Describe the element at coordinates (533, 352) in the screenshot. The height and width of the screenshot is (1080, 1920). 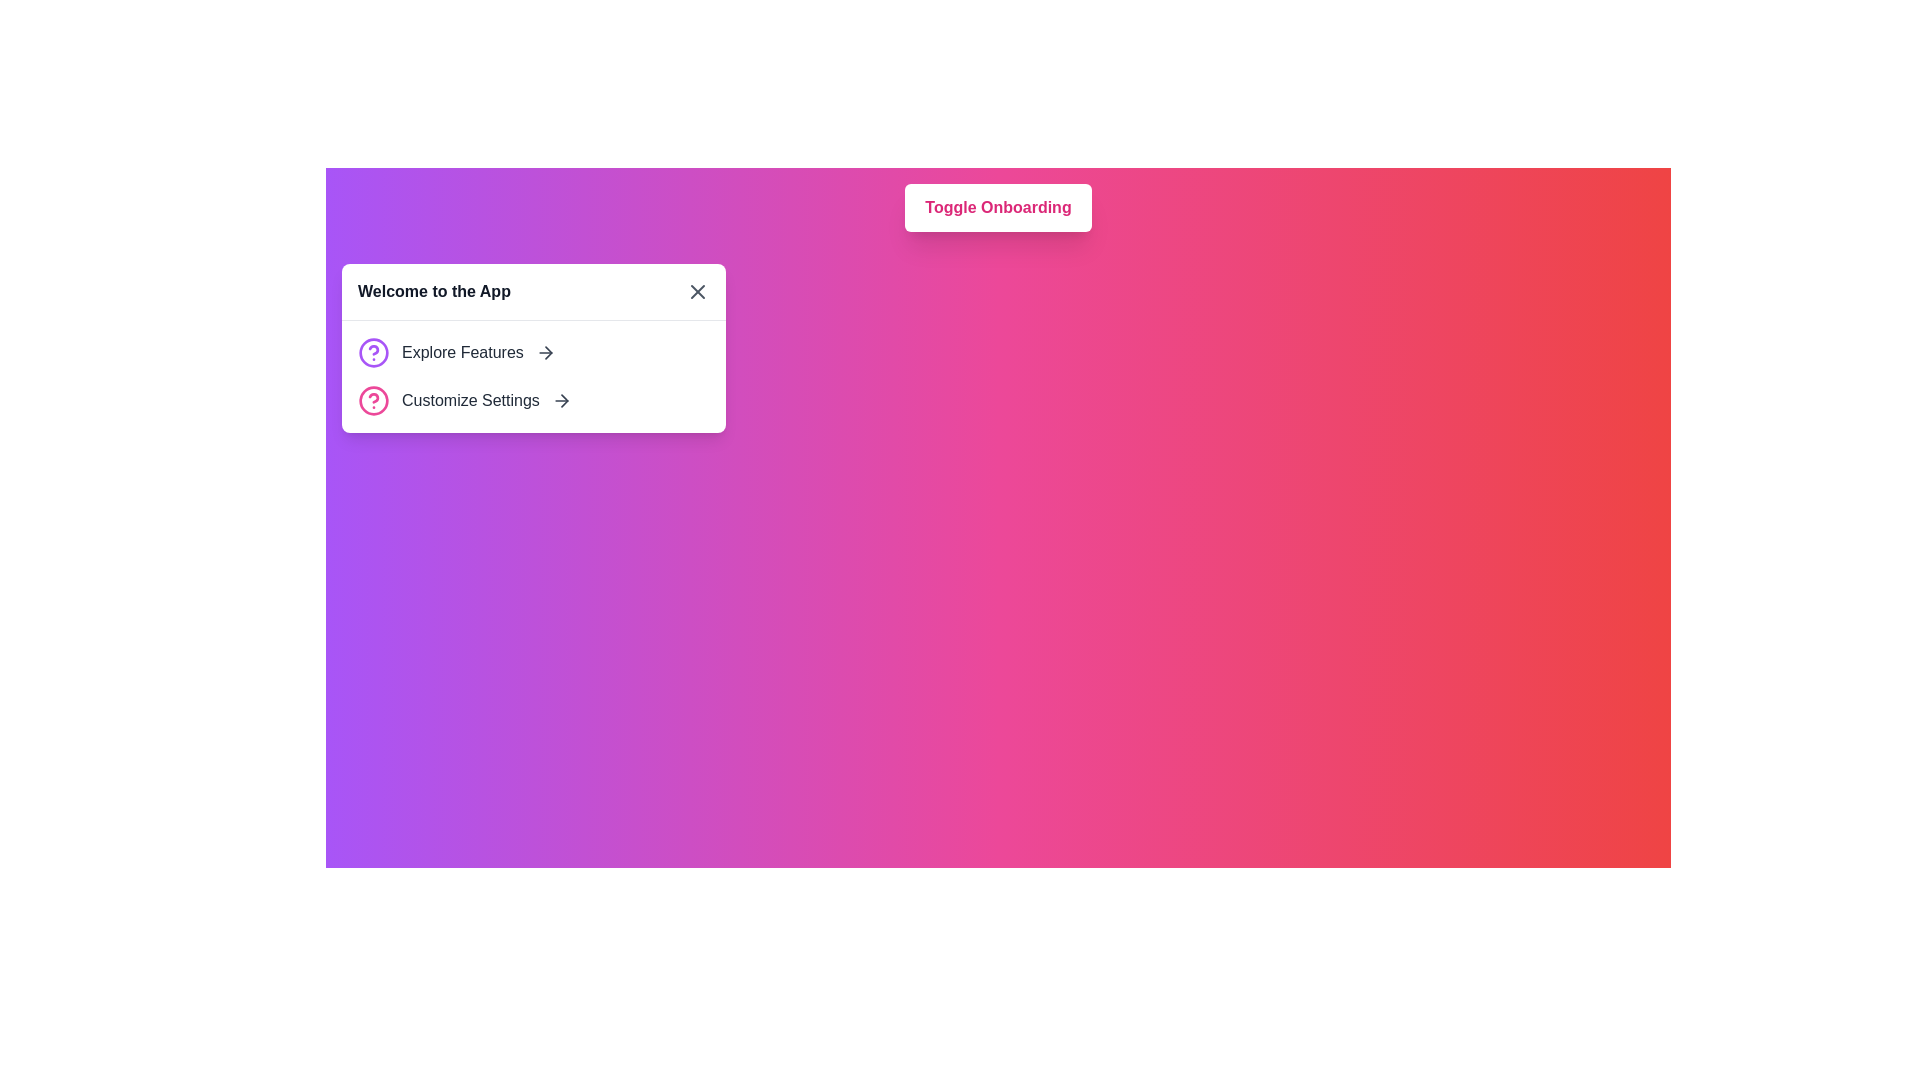
I see `the first clickable list item under the title 'Welcome to the App'` at that location.